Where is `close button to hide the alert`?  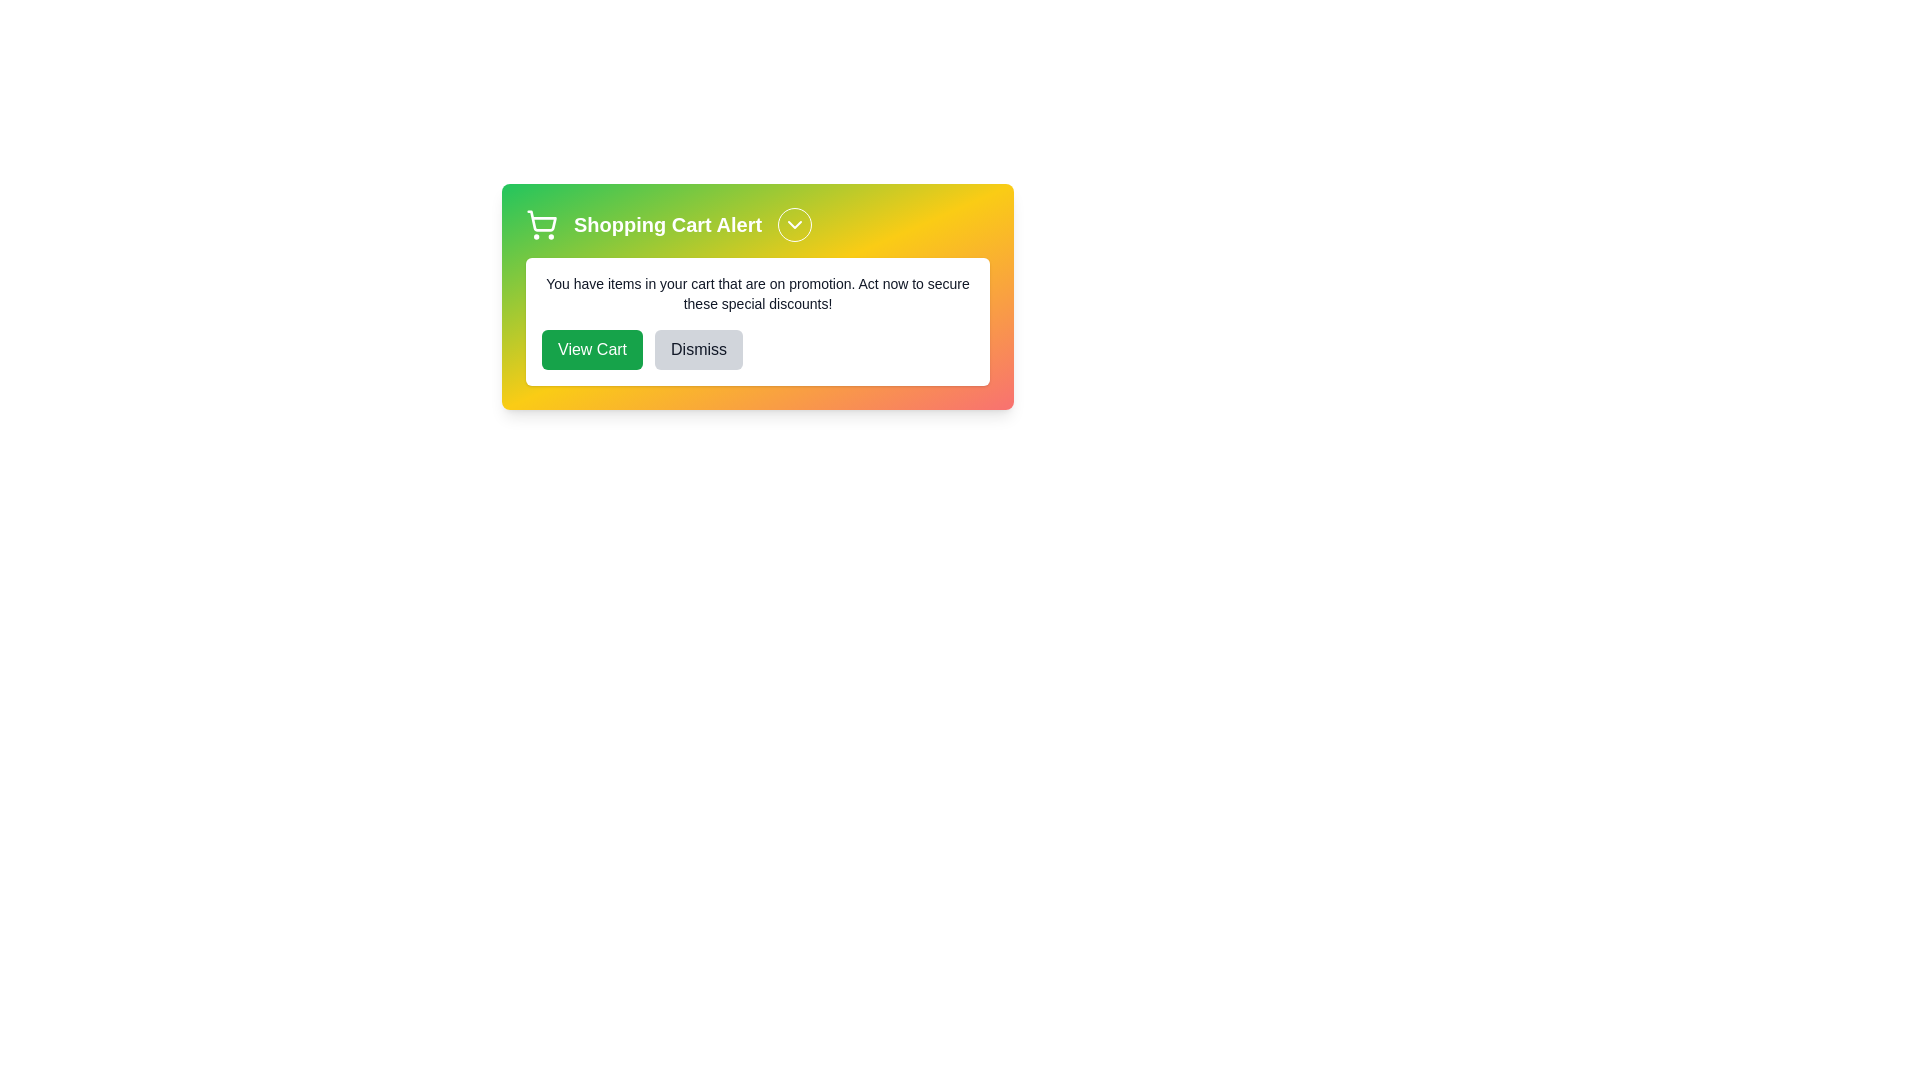 close button to hide the alert is located at coordinates (794, 224).